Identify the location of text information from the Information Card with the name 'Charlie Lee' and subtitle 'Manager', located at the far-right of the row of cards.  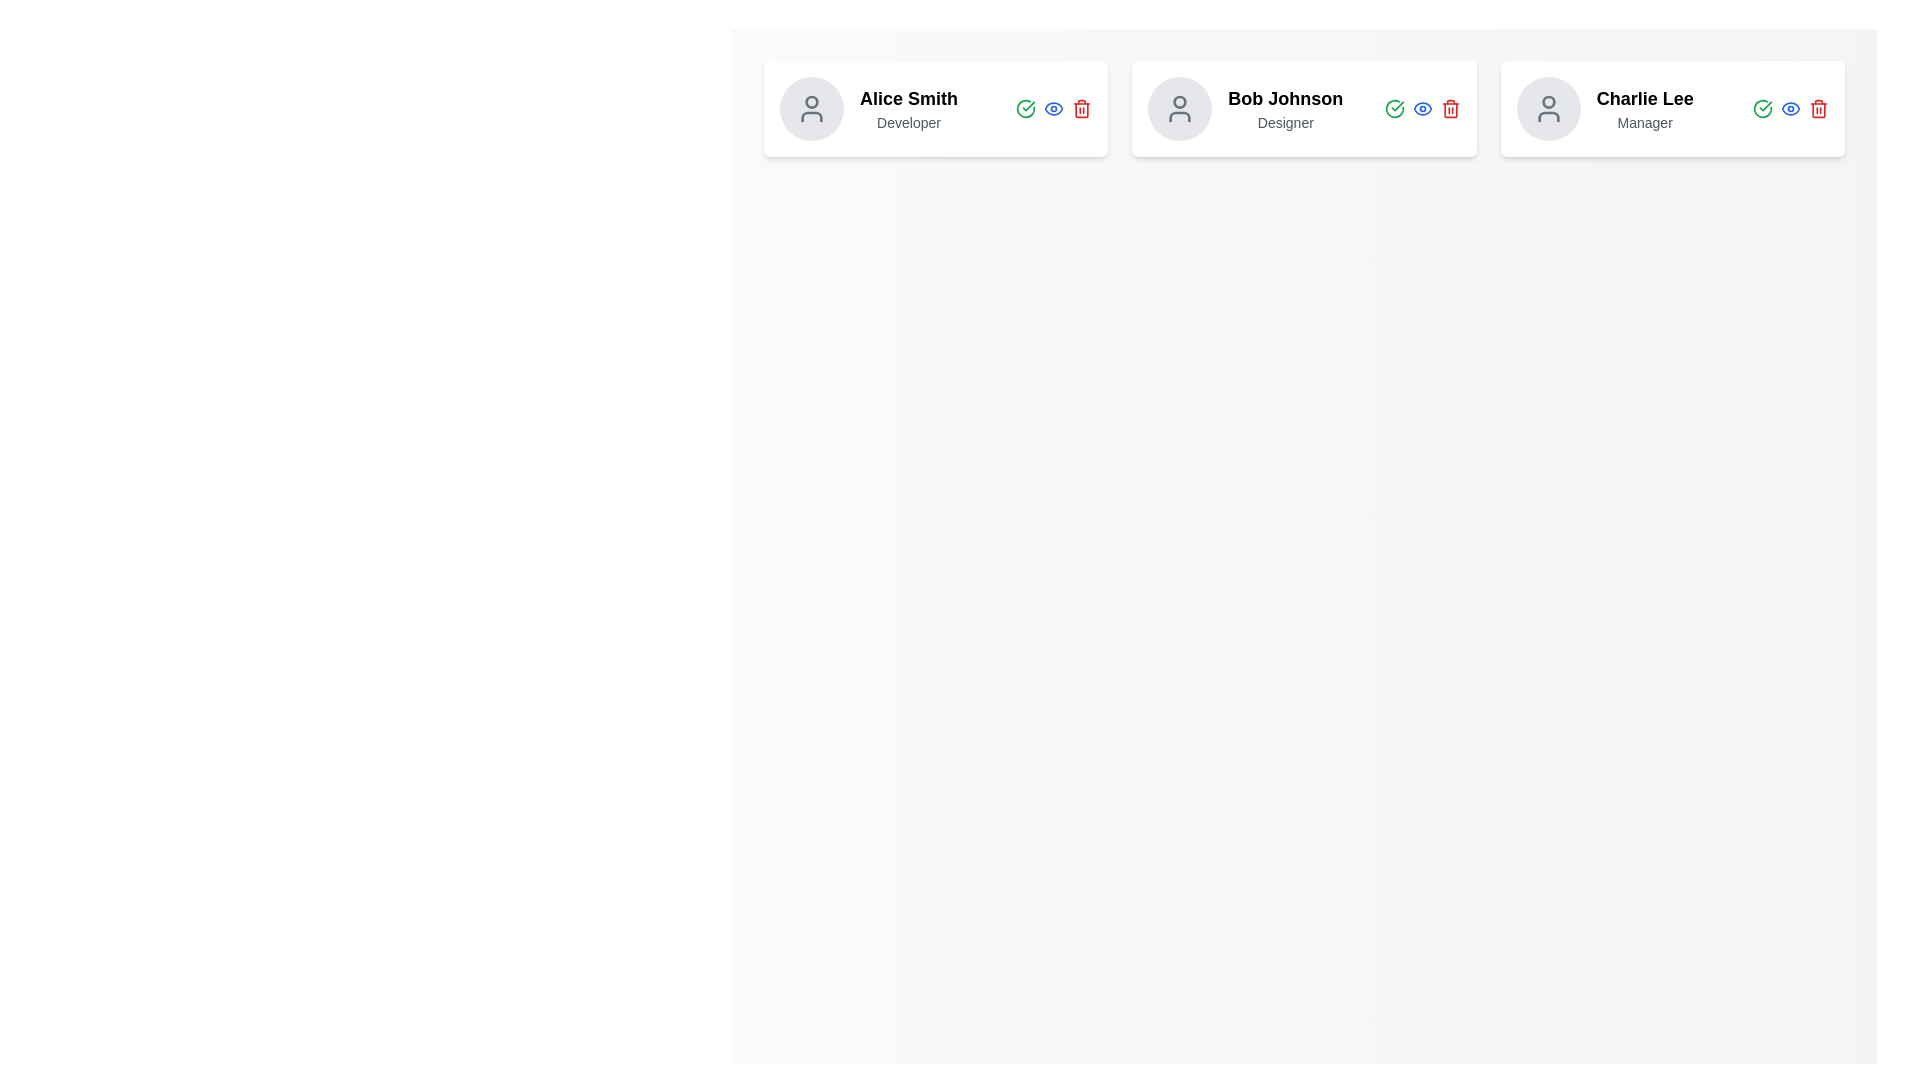
(1672, 108).